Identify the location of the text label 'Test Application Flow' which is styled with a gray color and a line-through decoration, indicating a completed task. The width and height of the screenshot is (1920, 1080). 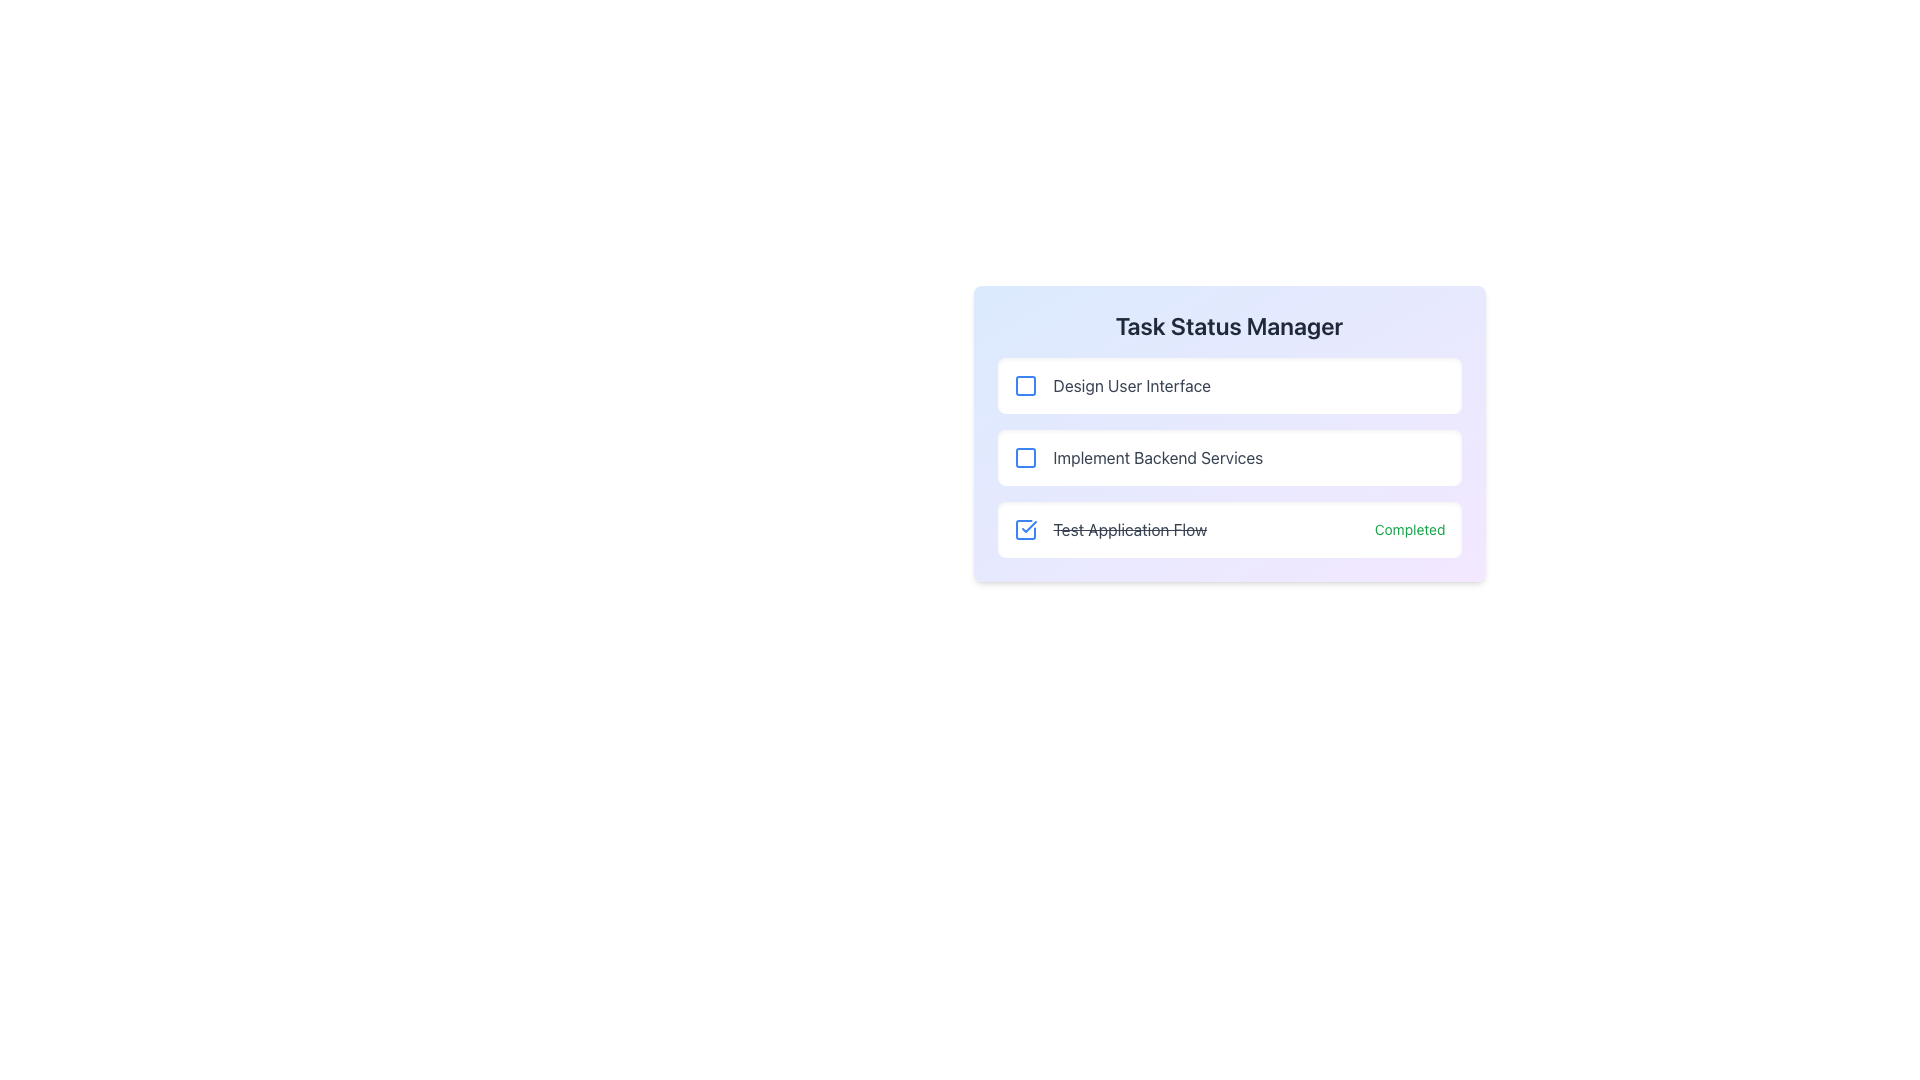
(1130, 528).